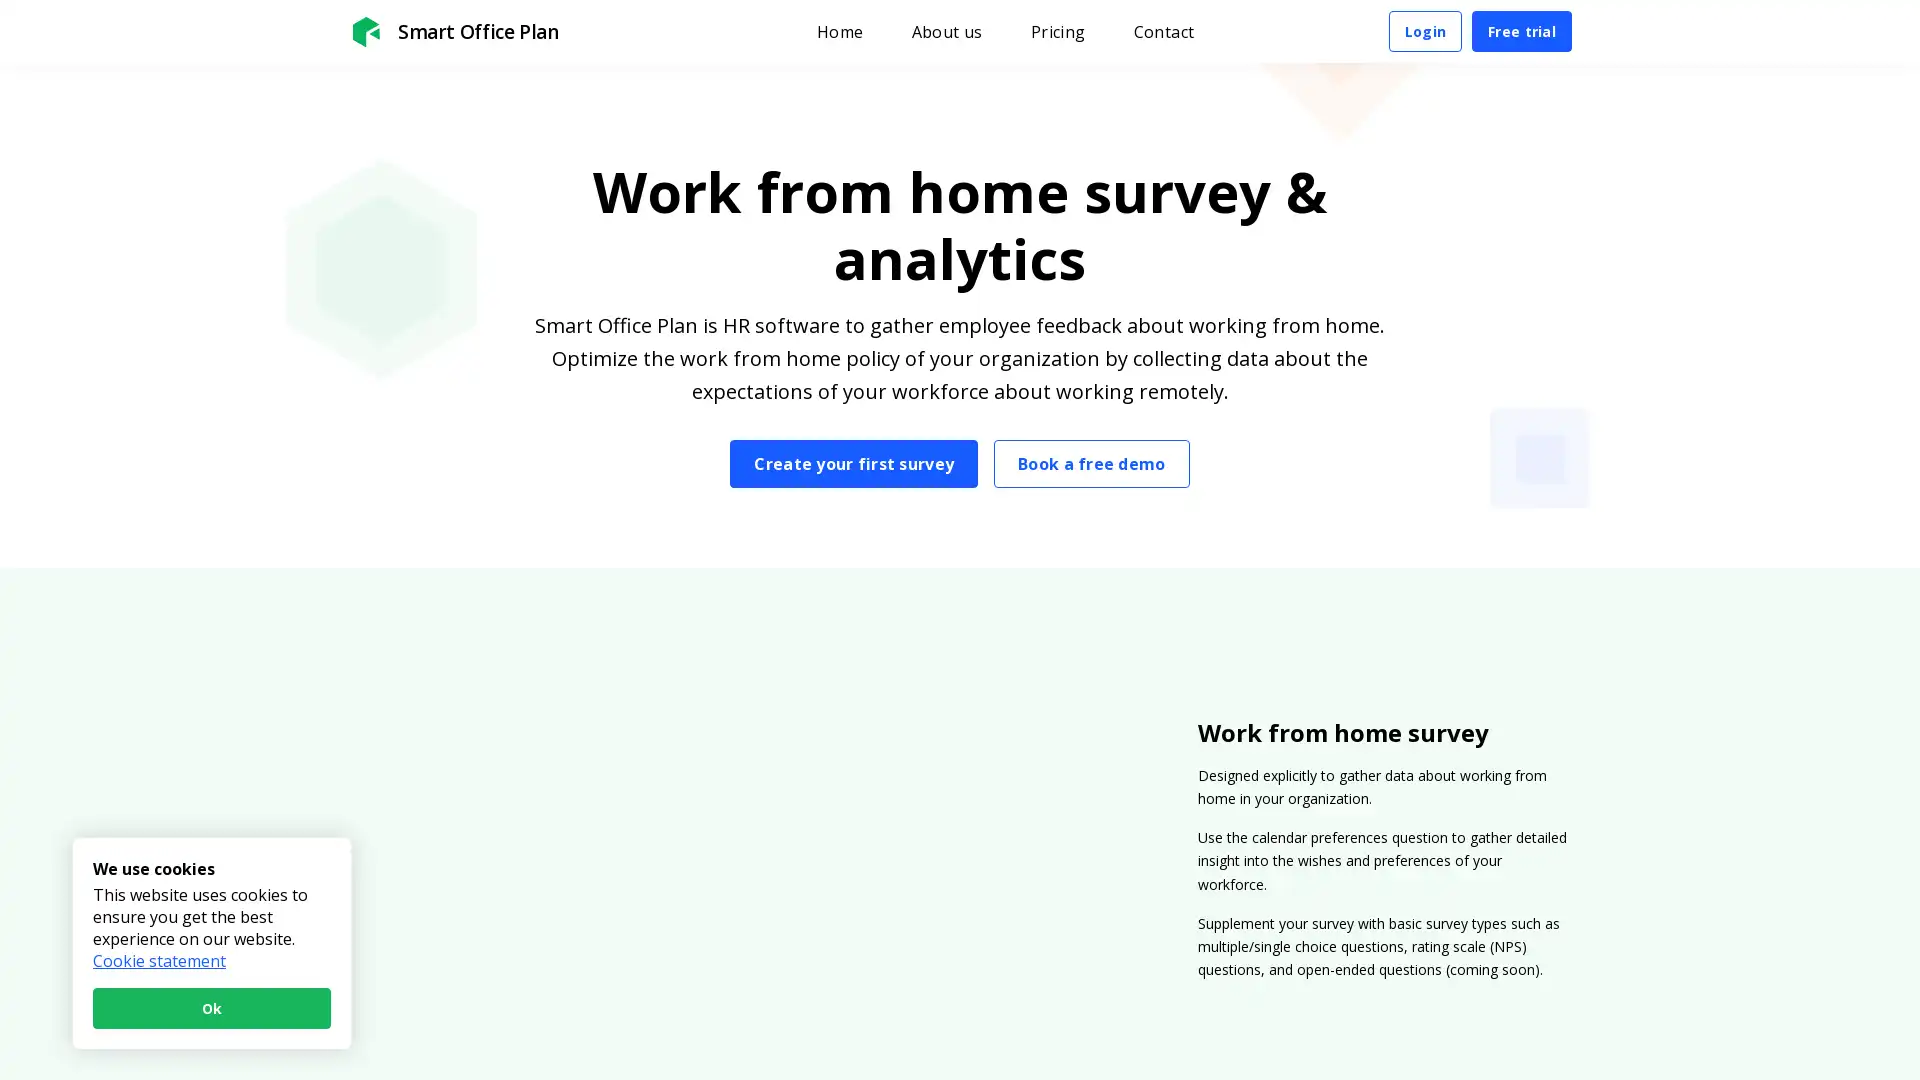 This screenshot has height=1080, width=1920. Describe the element at coordinates (1090, 463) in the screenshot. I see `Book a free demo` at that location.